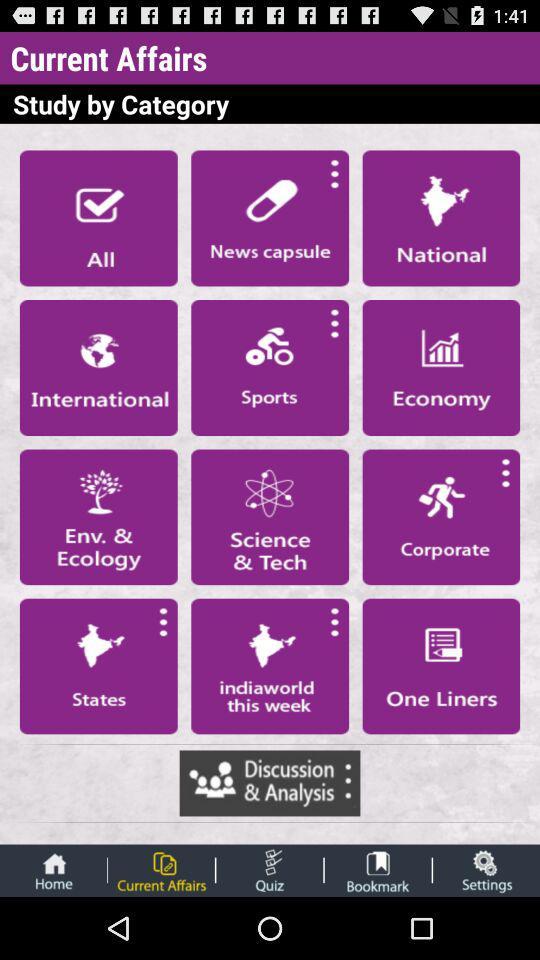 The width and height of the screenshot is (540, 960). Describe the element at coordinates (270, 218) in the screenshot. I see `news capsule category` at that location.